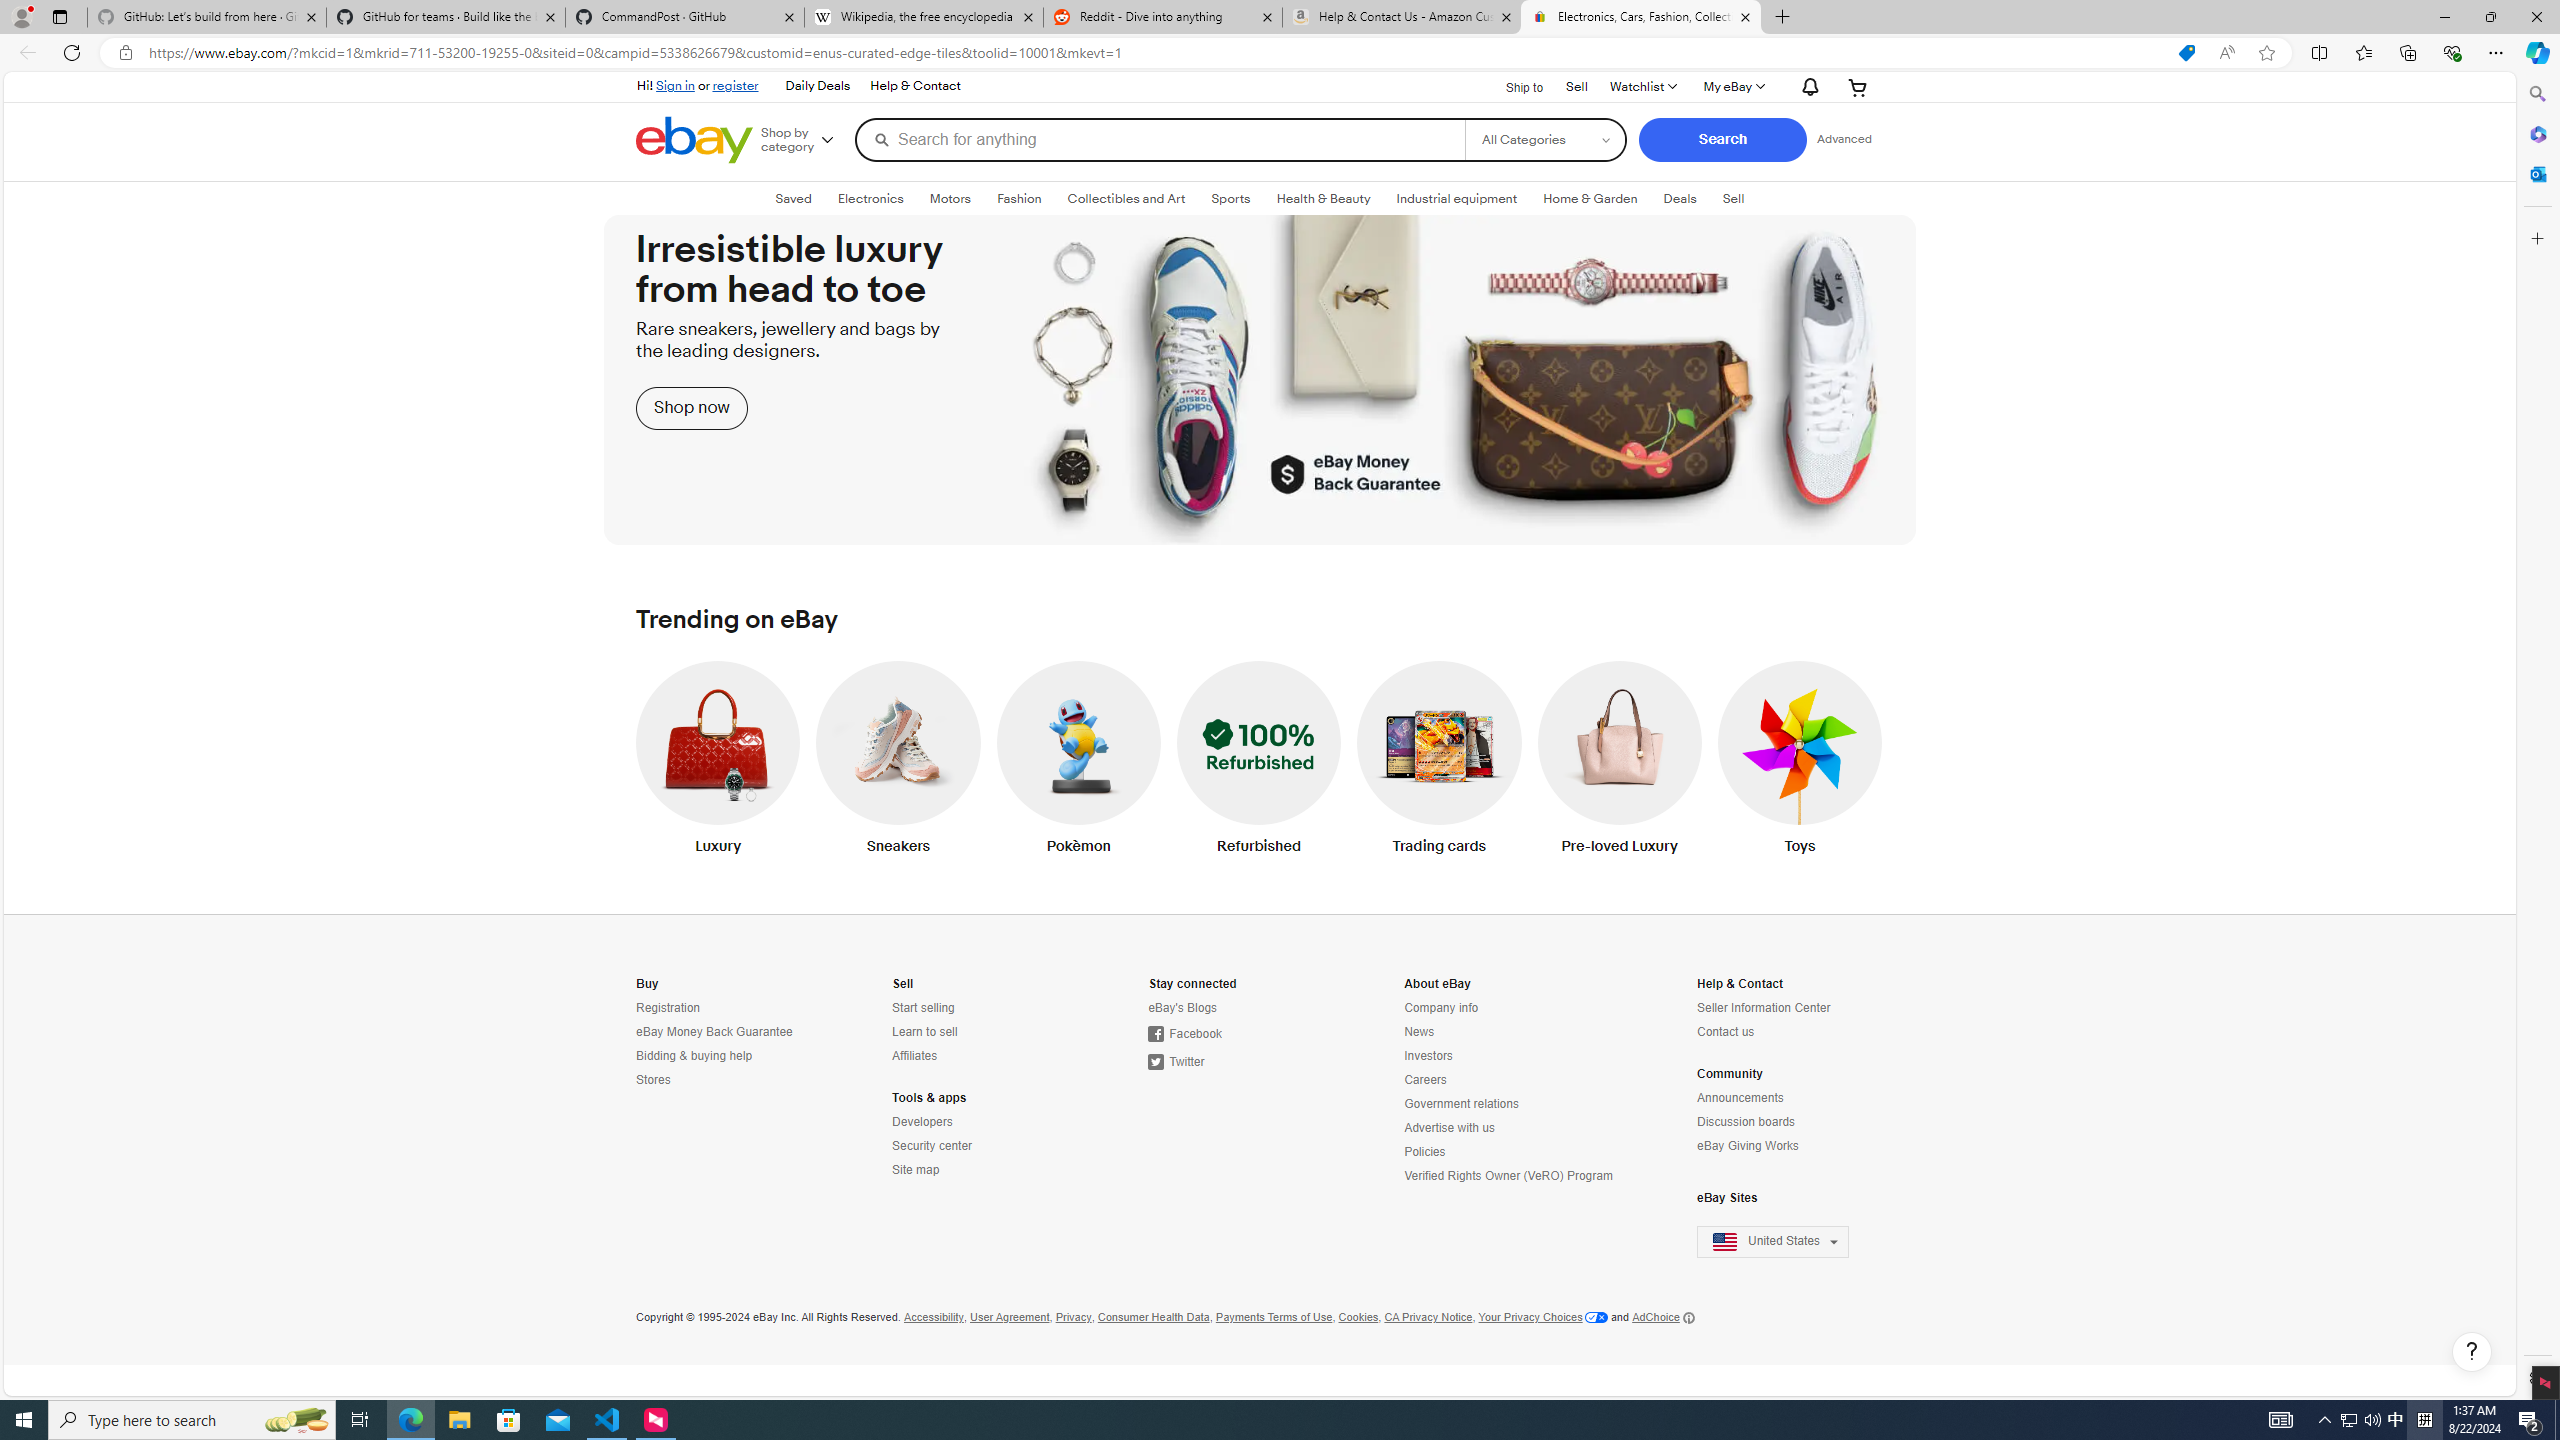 The width and height of the screenshot is (2560, 1440). Describe the element at coordinates (1733, 198) in the screenshot. I see `'SellExpand: Sell'` at that location.